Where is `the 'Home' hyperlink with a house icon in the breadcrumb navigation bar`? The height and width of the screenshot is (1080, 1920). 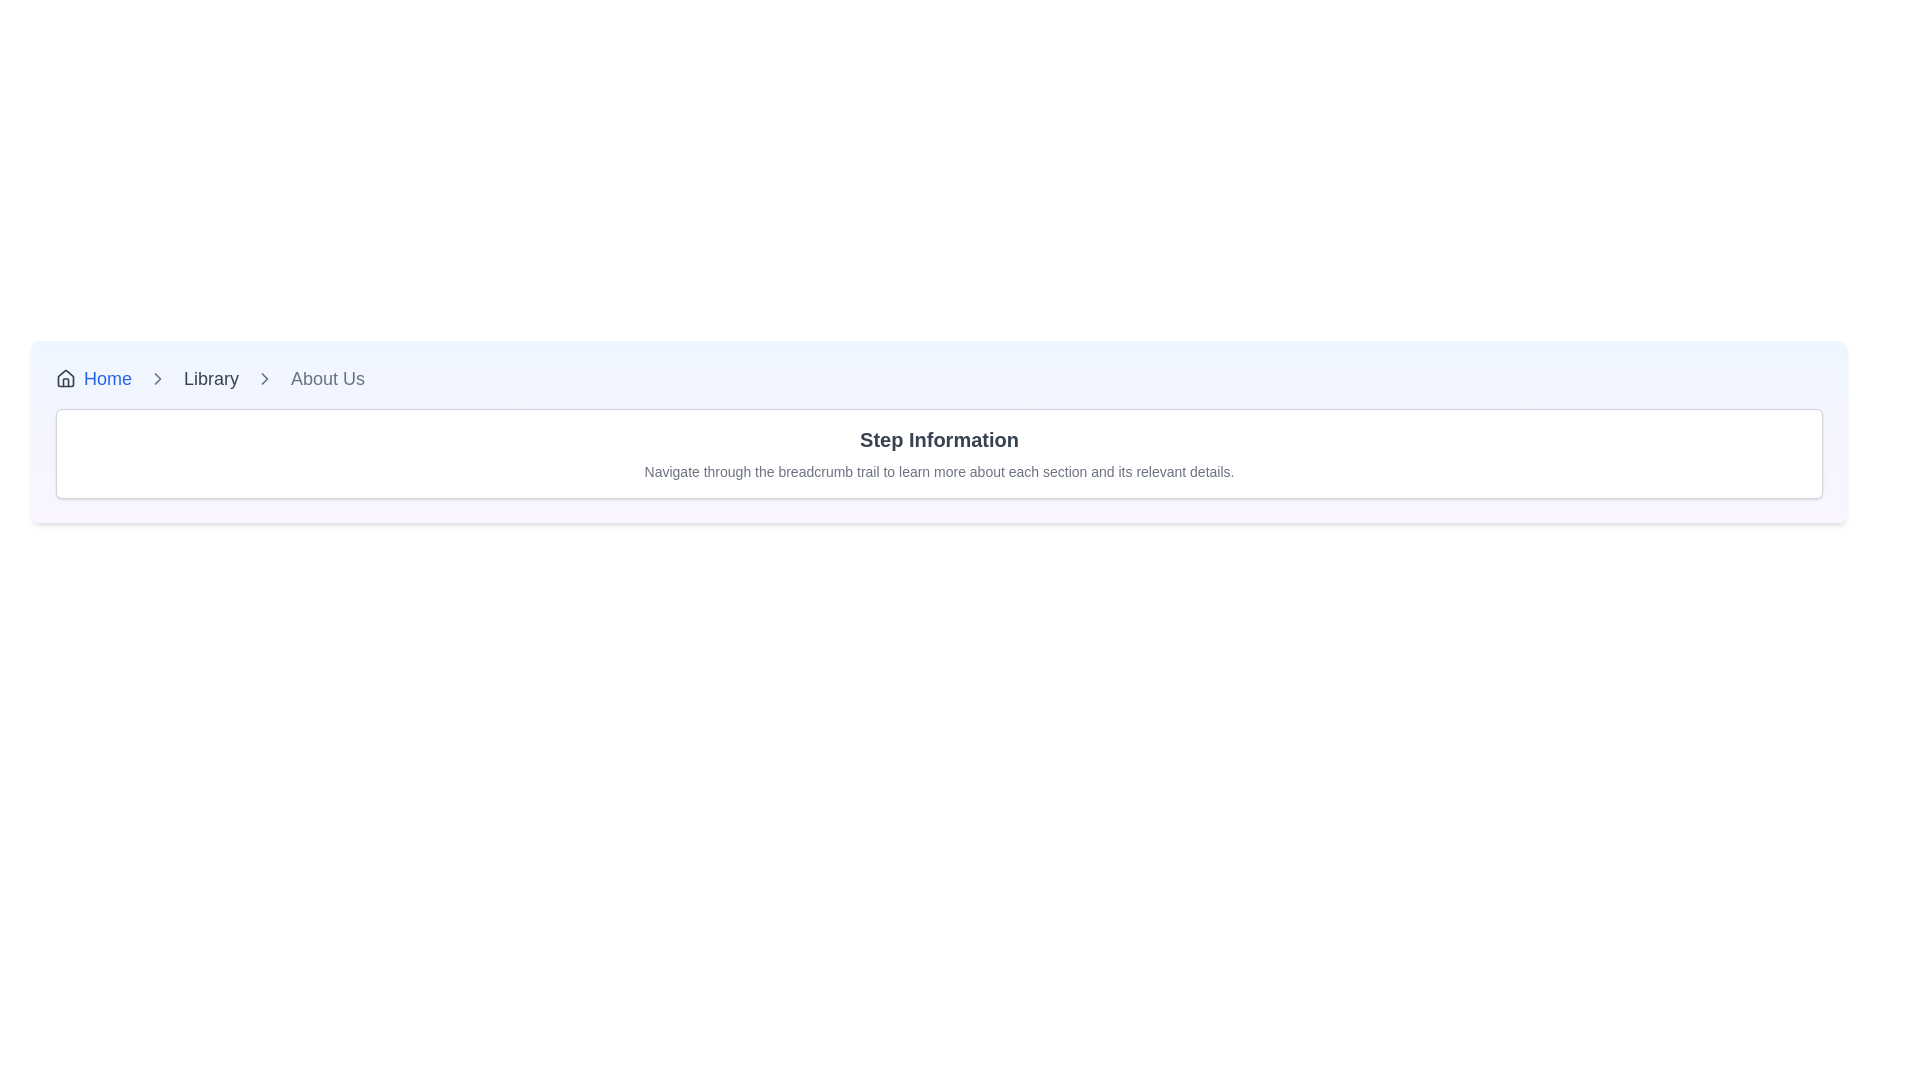
the 'Home' hyperlink with a house icon in the breadcrumb navigation bar is located at coordinates (93, 378).